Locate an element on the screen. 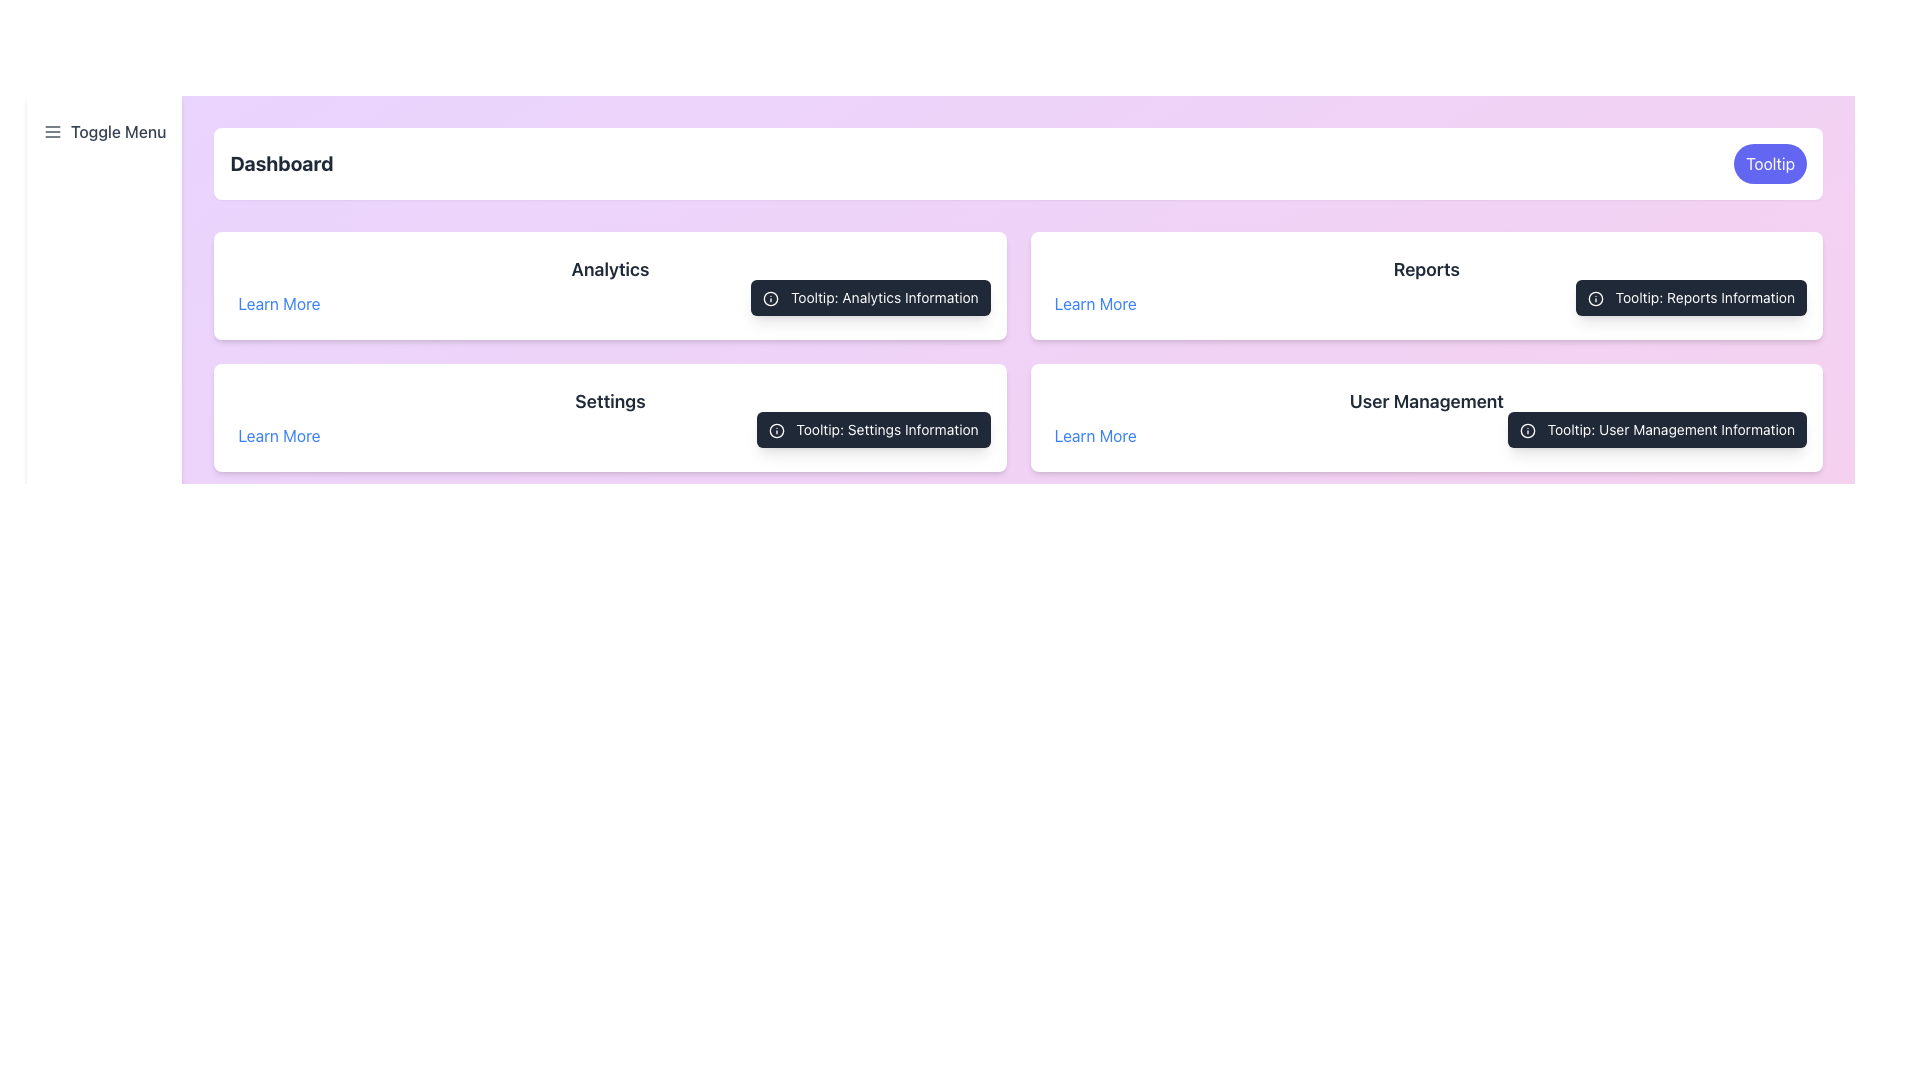  the descriptive title Text component located in the lower right section of the interface, which is above the blue 'Learn More' link is located at coordinates (1425, 401).